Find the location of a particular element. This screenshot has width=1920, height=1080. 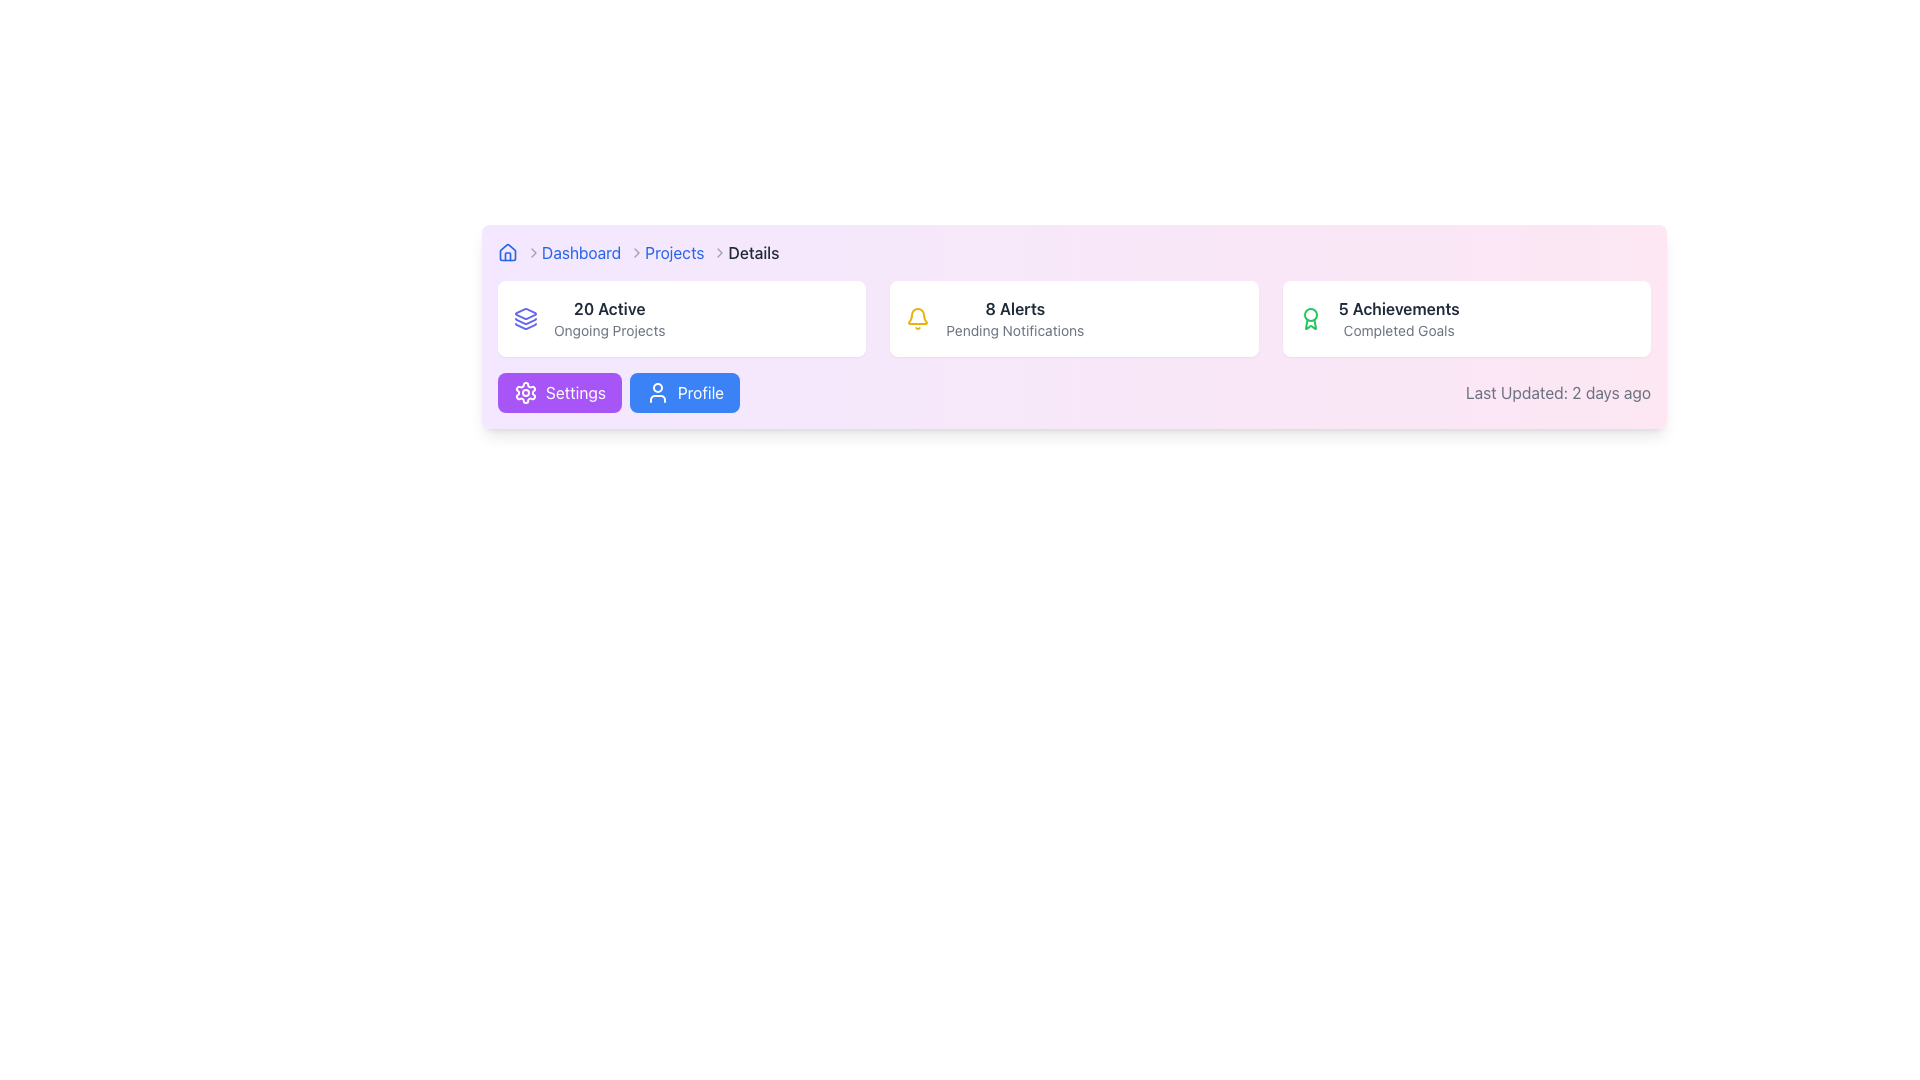

the first breadcrumb hyperlink in the navigation bar that leads to the 'Dashboard' page is located at coordinates (592, 252).